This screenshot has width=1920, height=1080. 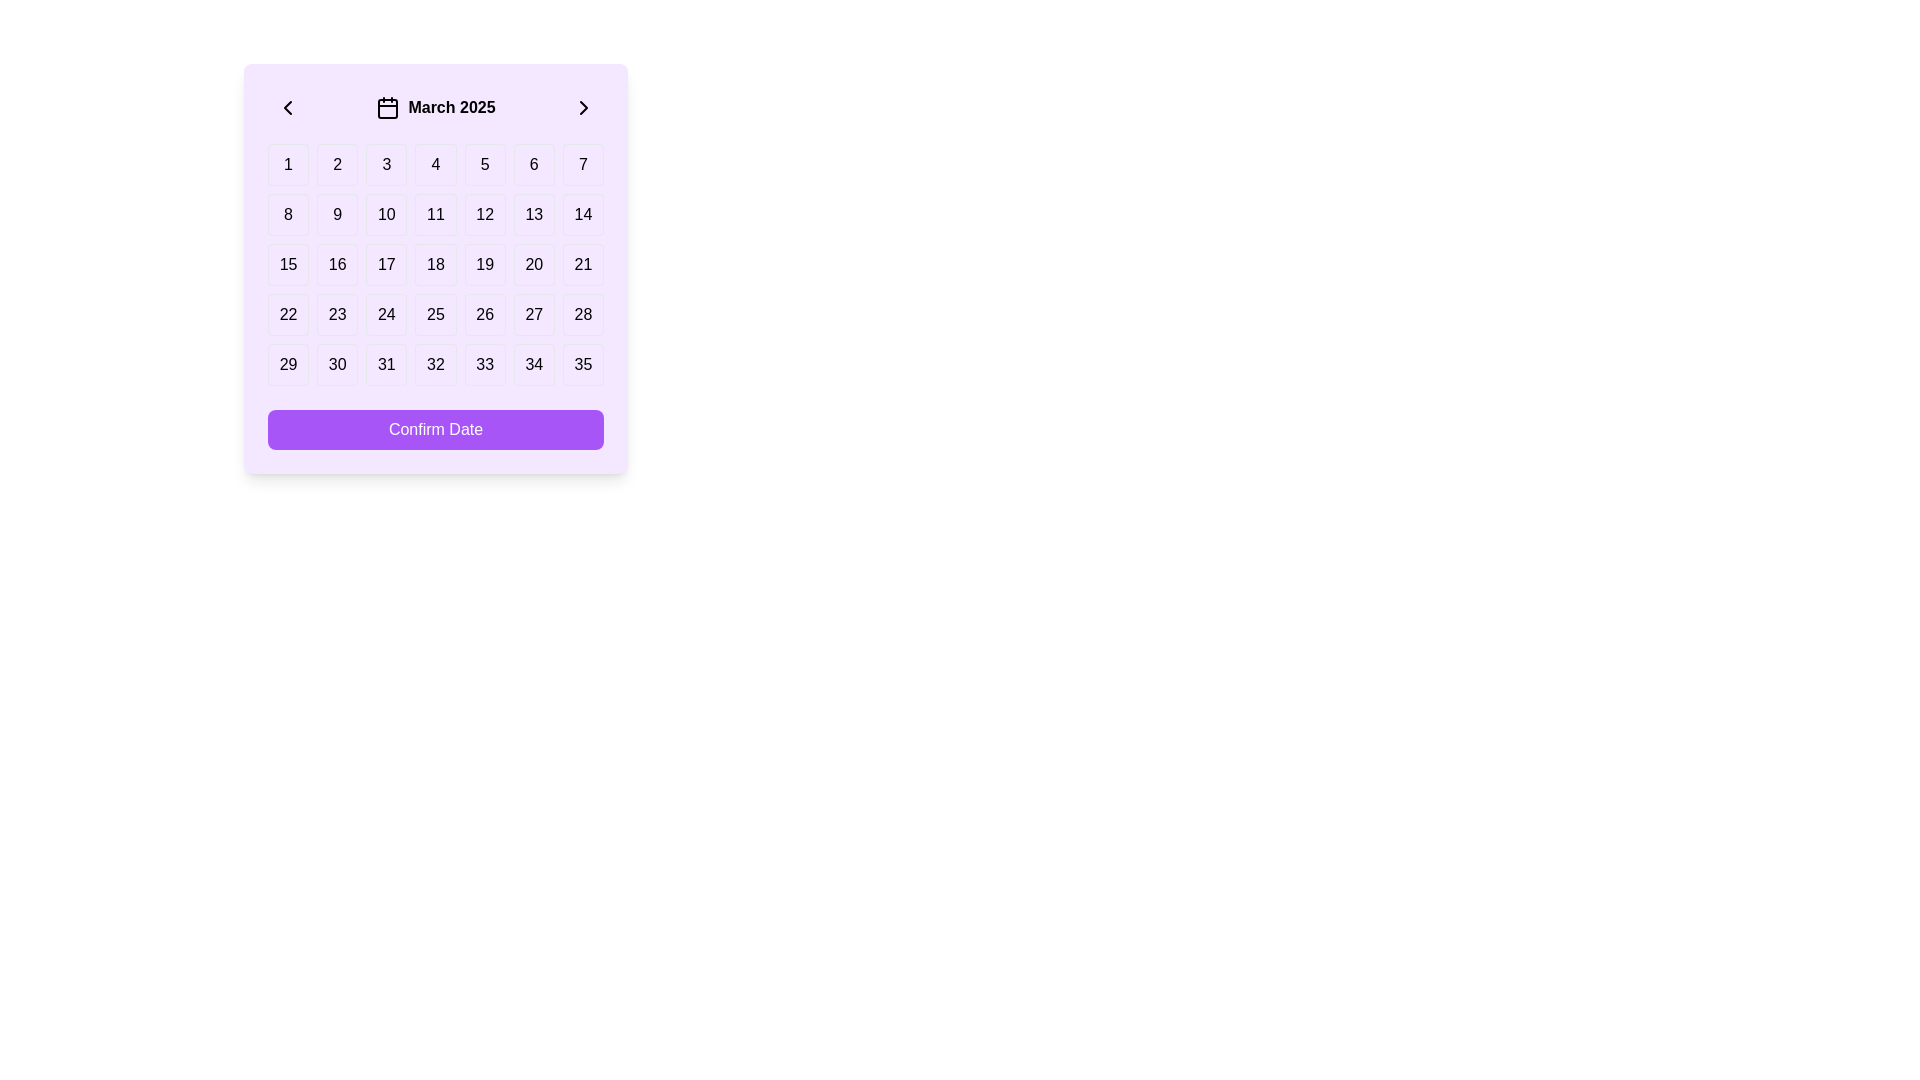 What do you see at coordinates (484, 264) in the screenshot?
I see `the date selection cell displaying '19' in the calendar UI` at bounding box center [484, 264].